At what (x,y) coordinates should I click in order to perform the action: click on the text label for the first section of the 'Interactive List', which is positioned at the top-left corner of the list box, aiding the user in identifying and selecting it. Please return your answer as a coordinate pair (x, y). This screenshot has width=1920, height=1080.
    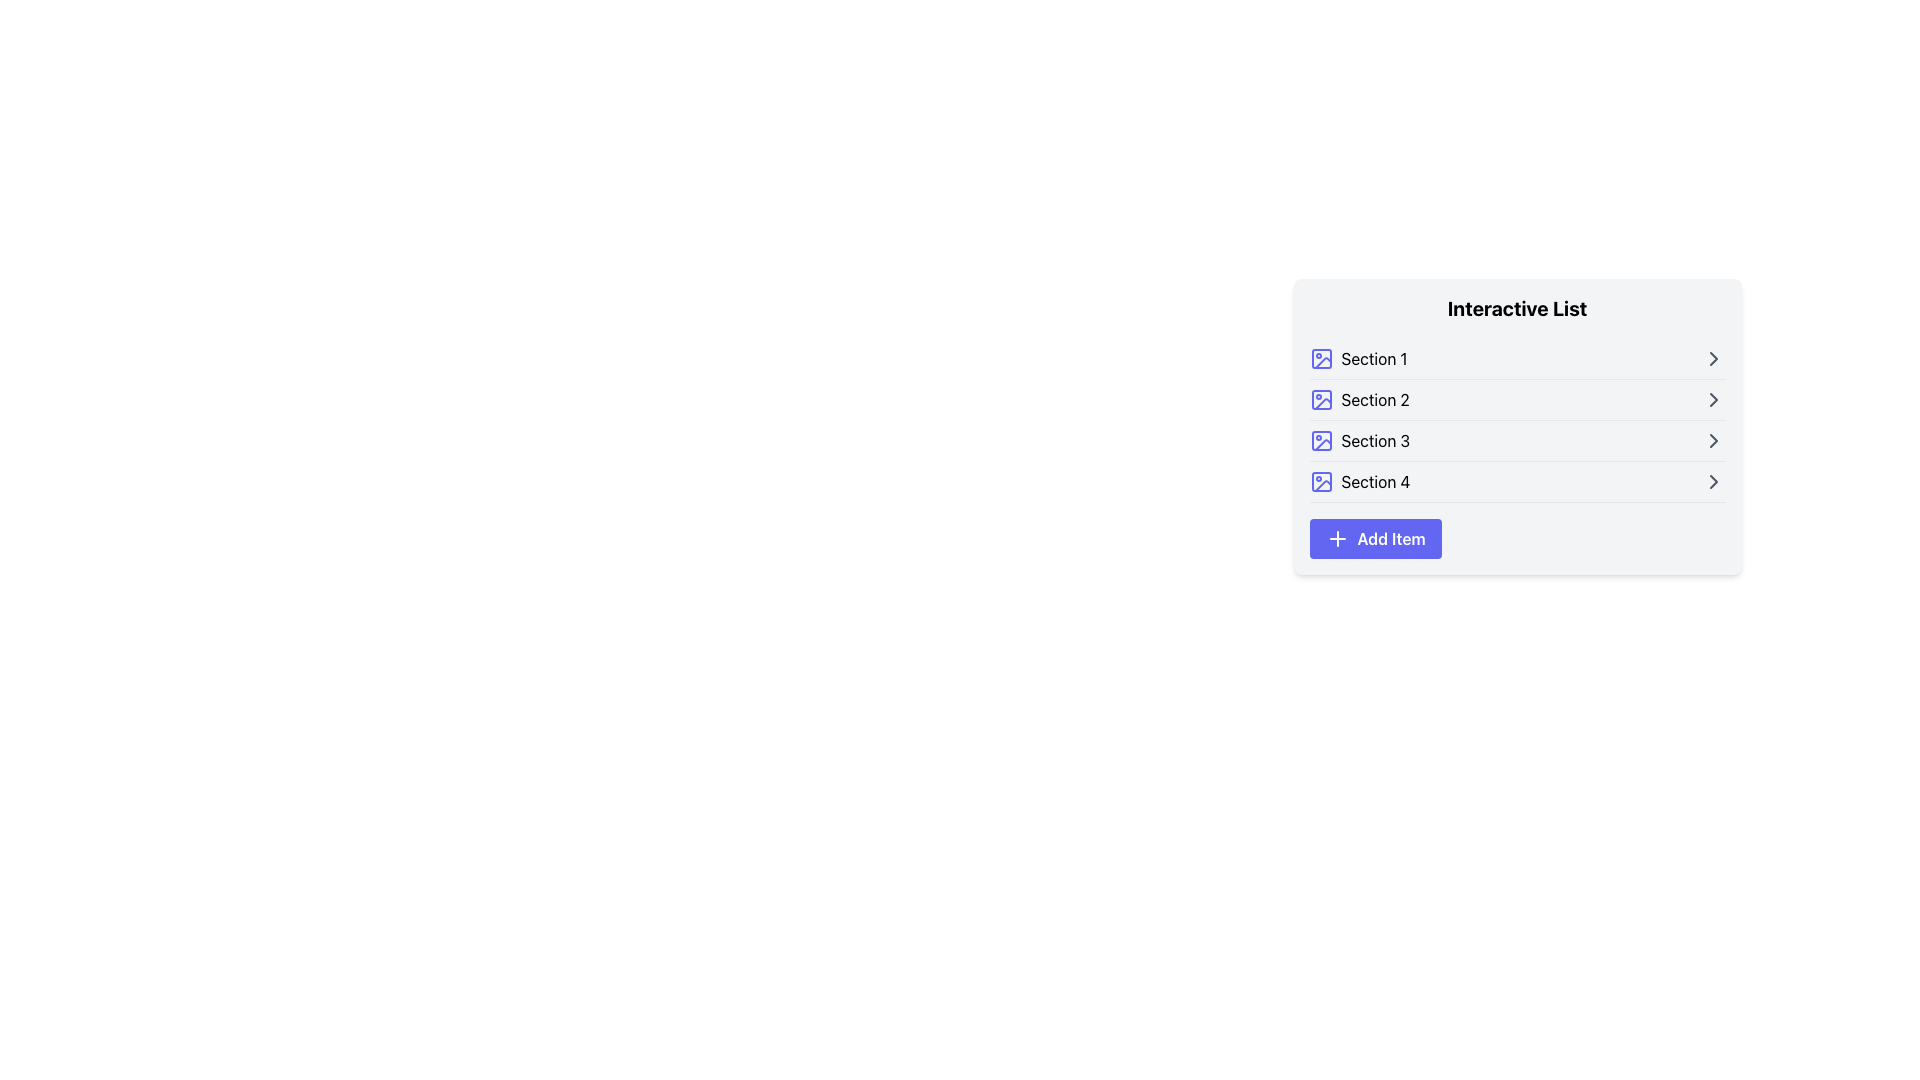
    Looking at the image, I should click on (1373, 357).